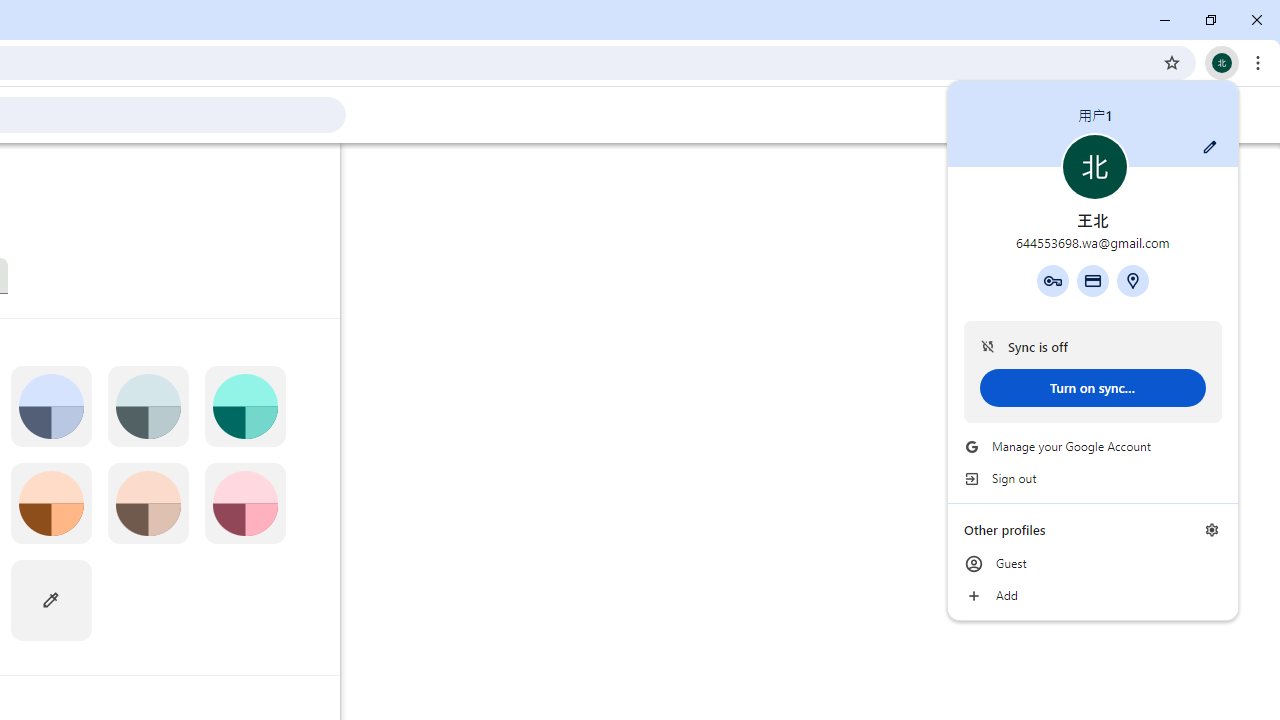  I want to click on 'Sign out', so click(1092, 479).